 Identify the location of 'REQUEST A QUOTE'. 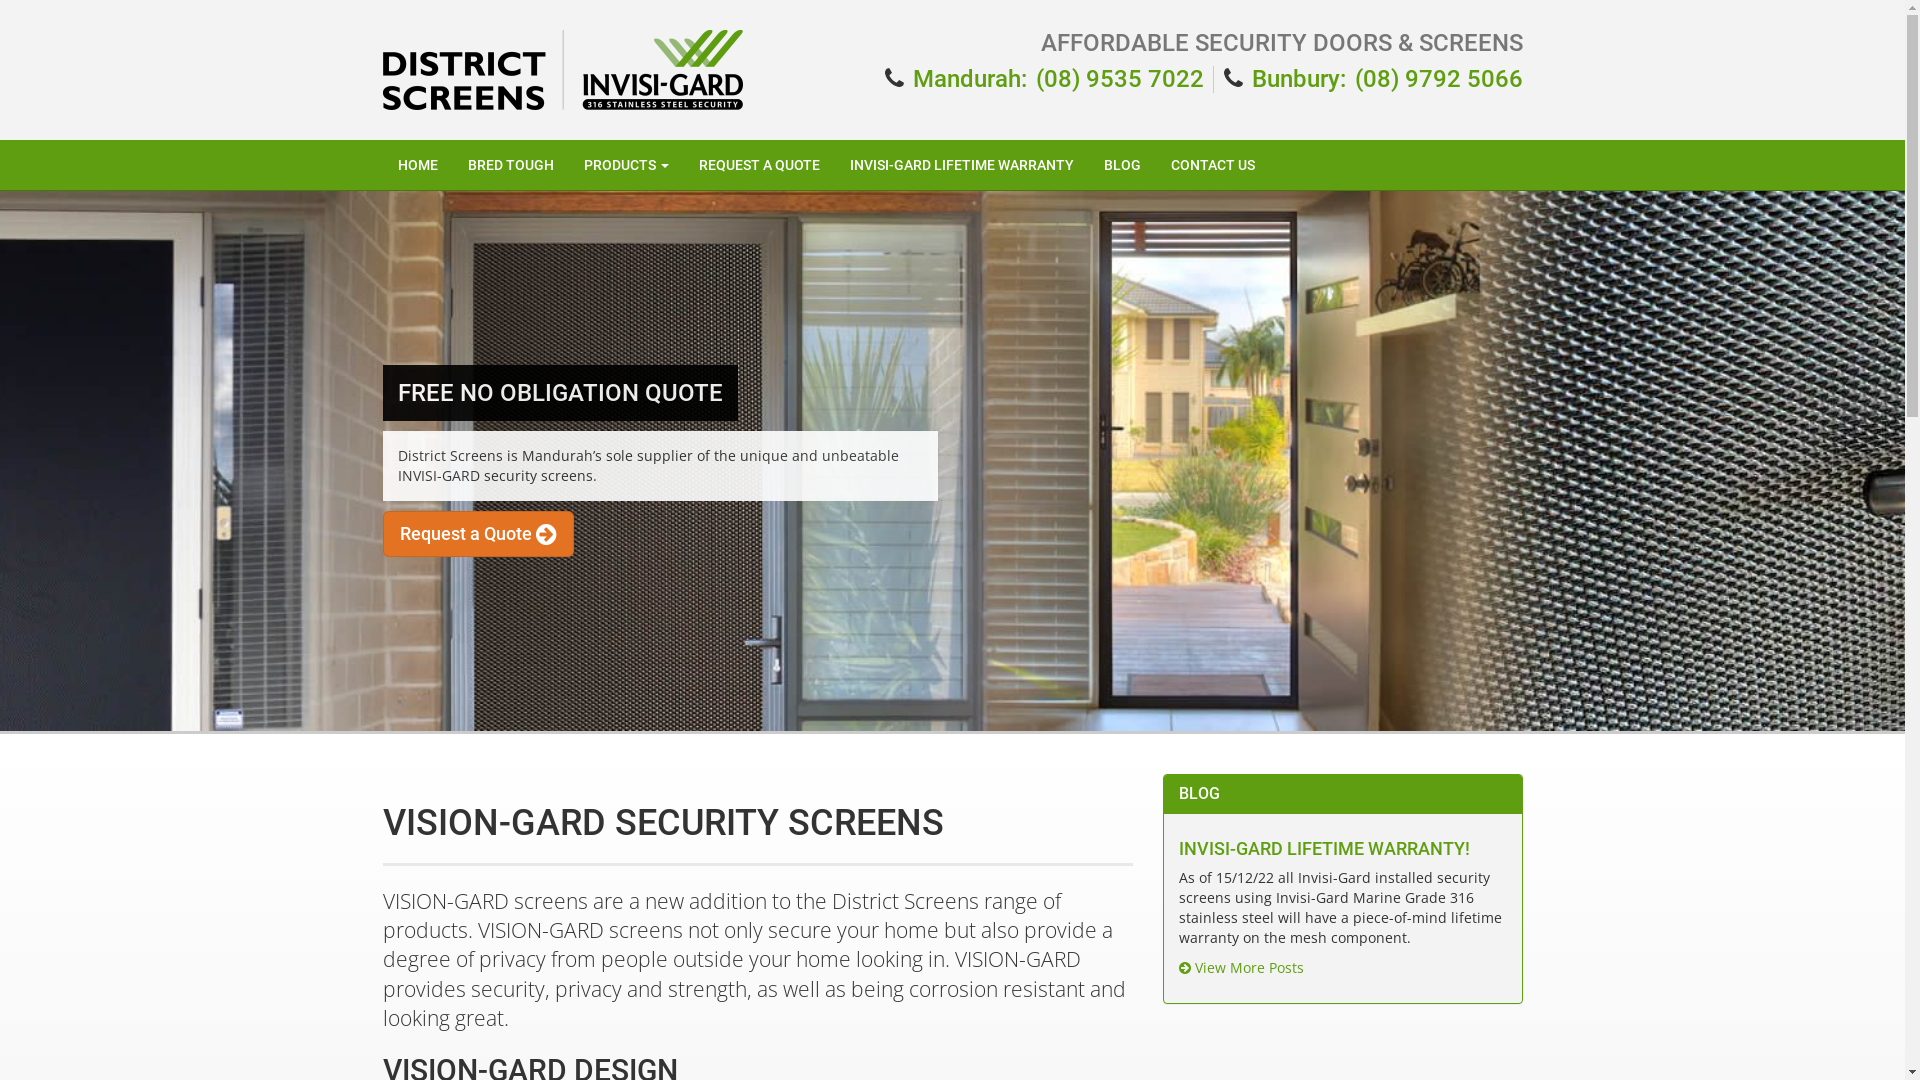
(758, 164).